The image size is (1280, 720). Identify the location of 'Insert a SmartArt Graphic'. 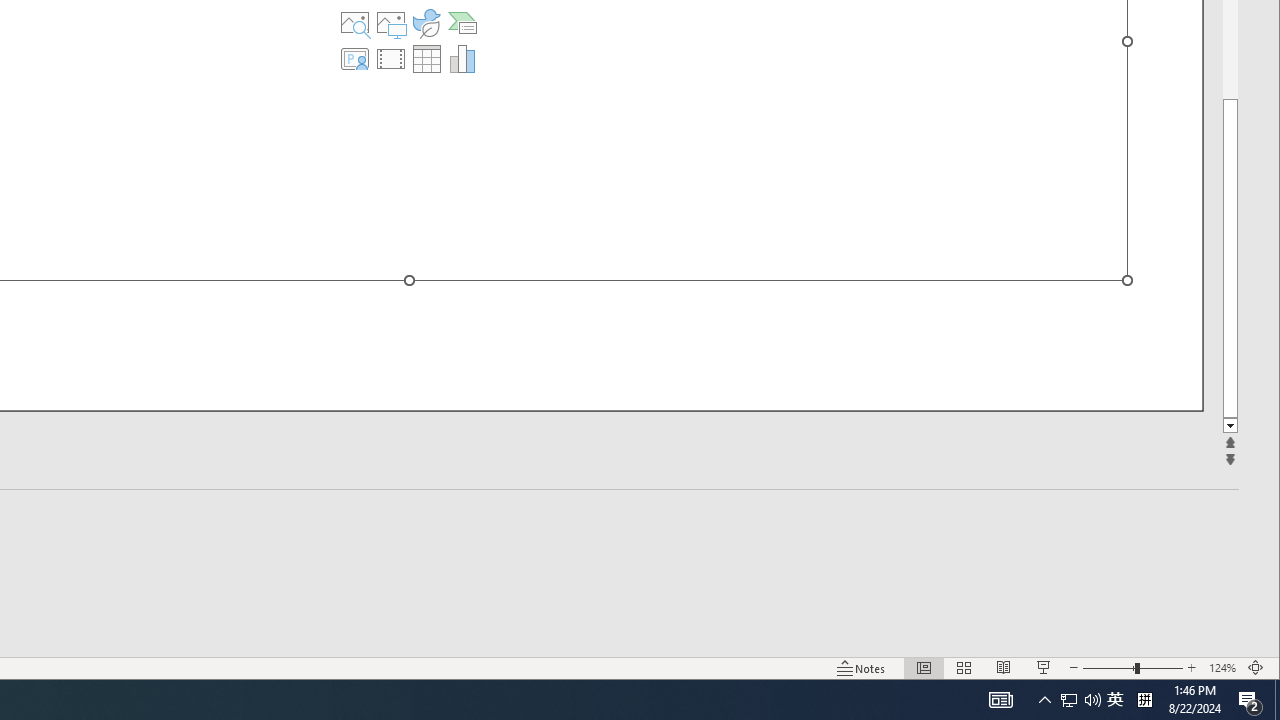
(461, 23).